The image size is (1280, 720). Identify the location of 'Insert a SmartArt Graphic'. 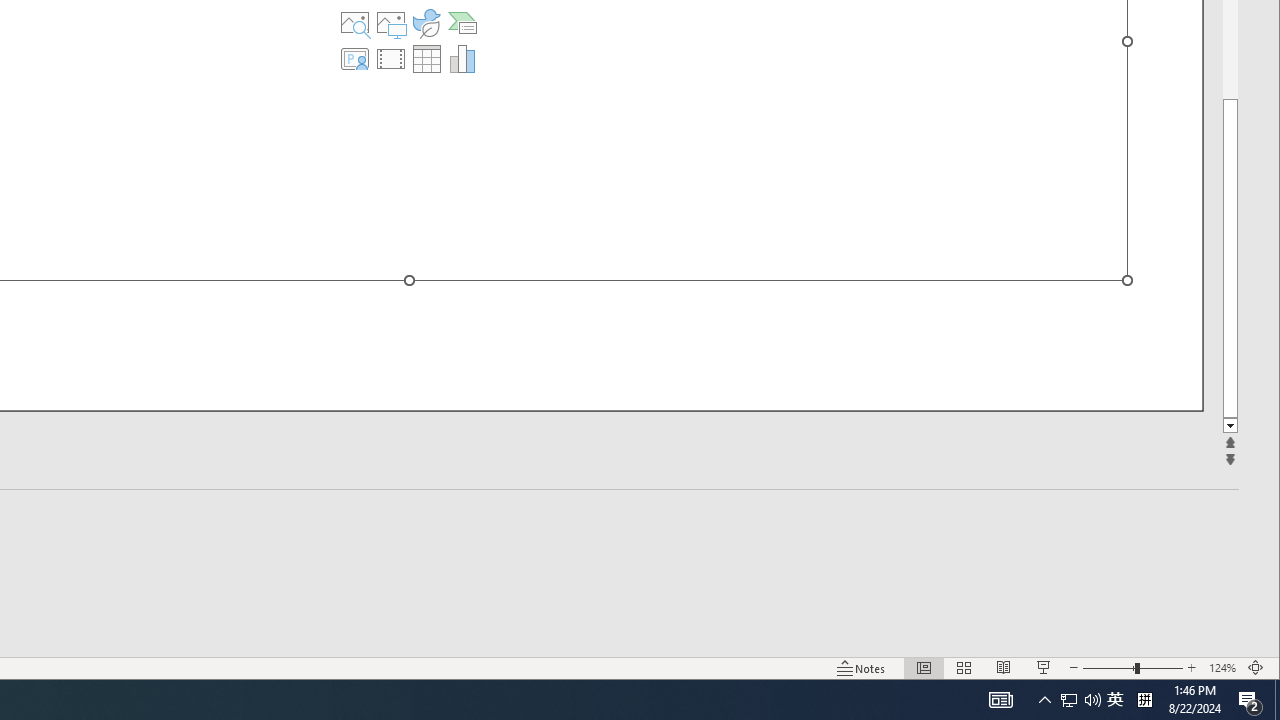
(461, 23).